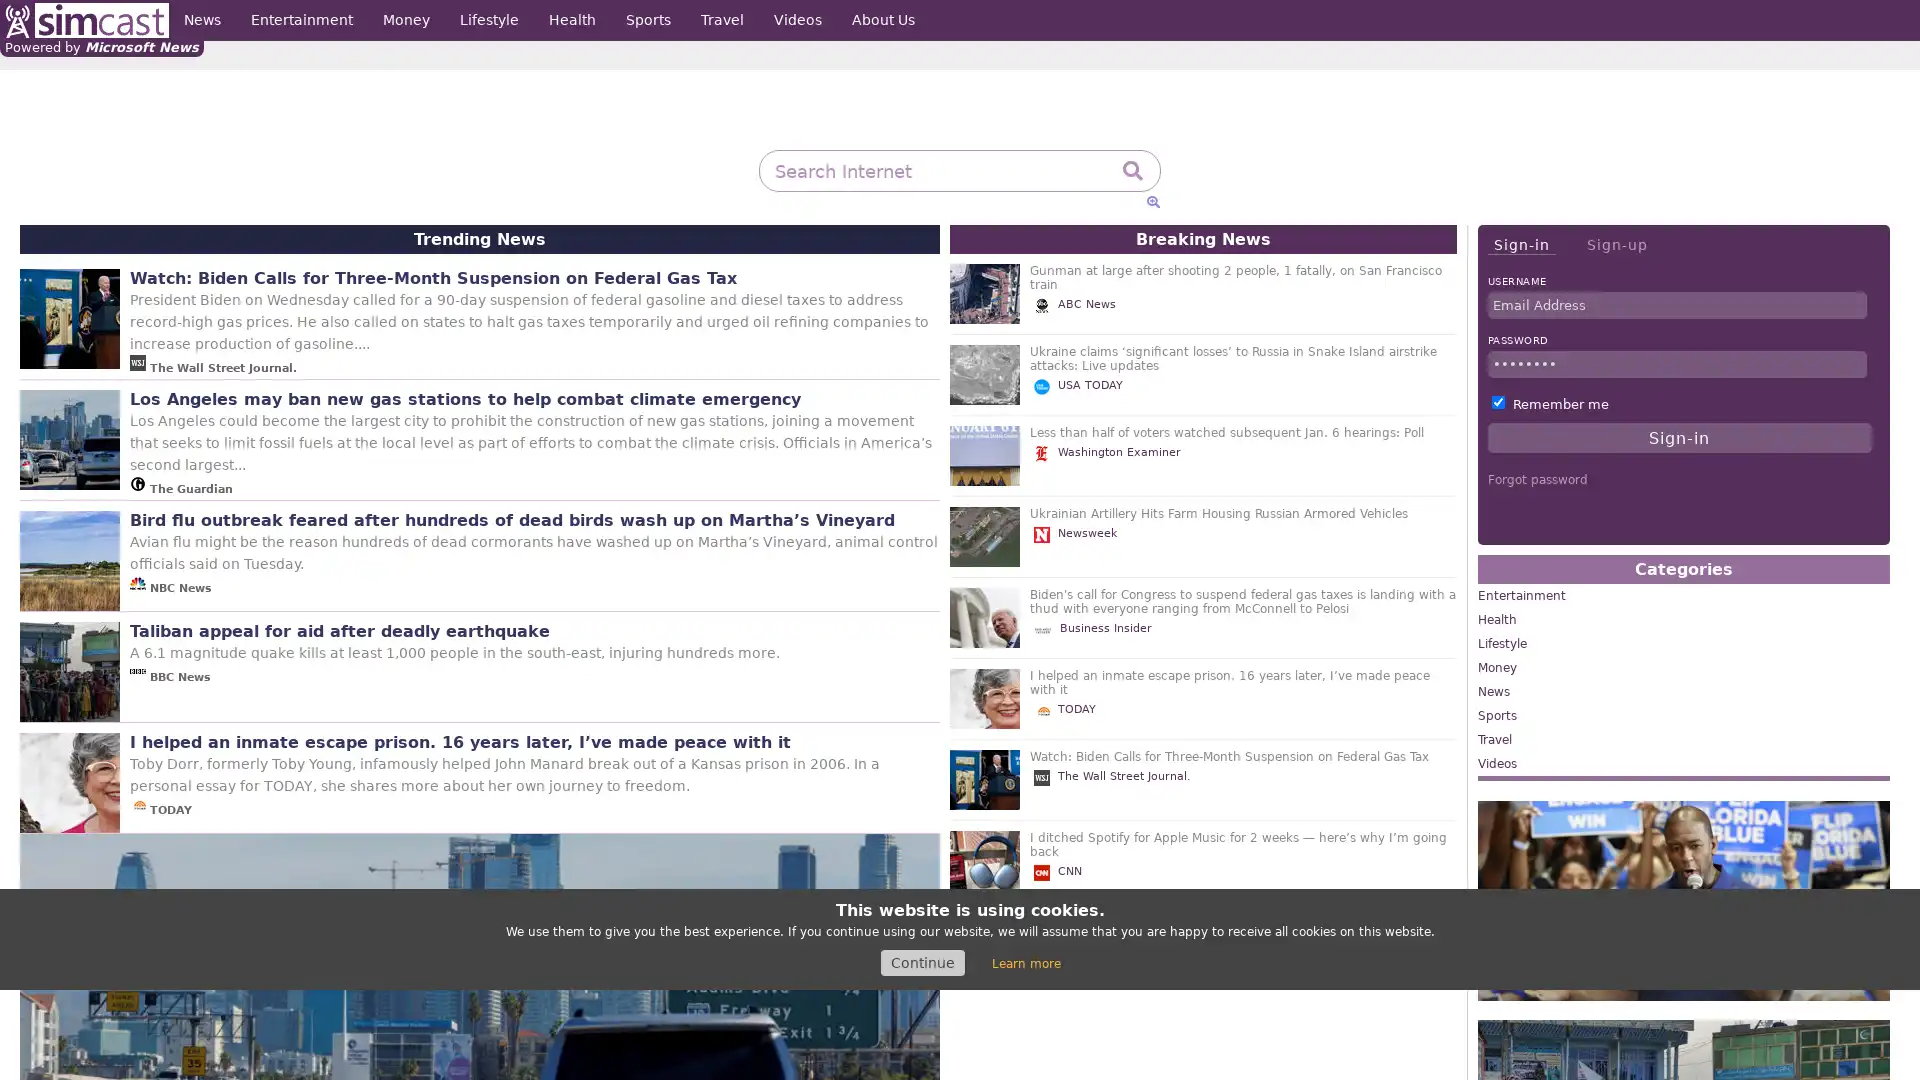 The height and width of the screenshot is (1080, 1920). What do you see at coordinates (1520, 244) in the screenshot?
I see `Sign-in` at bounding box center [1520, 244].